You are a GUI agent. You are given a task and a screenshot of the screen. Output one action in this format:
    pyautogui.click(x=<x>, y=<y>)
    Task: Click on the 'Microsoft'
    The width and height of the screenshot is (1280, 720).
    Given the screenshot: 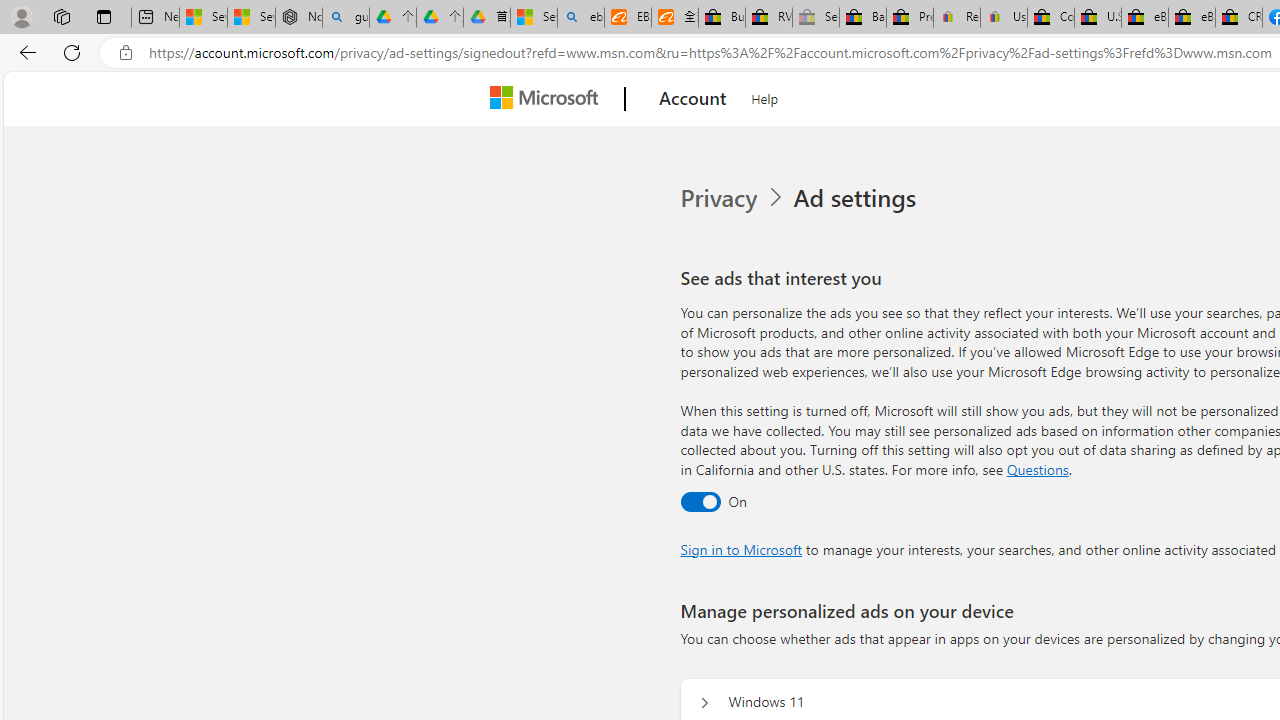 What is the action you would take?
    pyautogui.click(x=548, y=99)
    